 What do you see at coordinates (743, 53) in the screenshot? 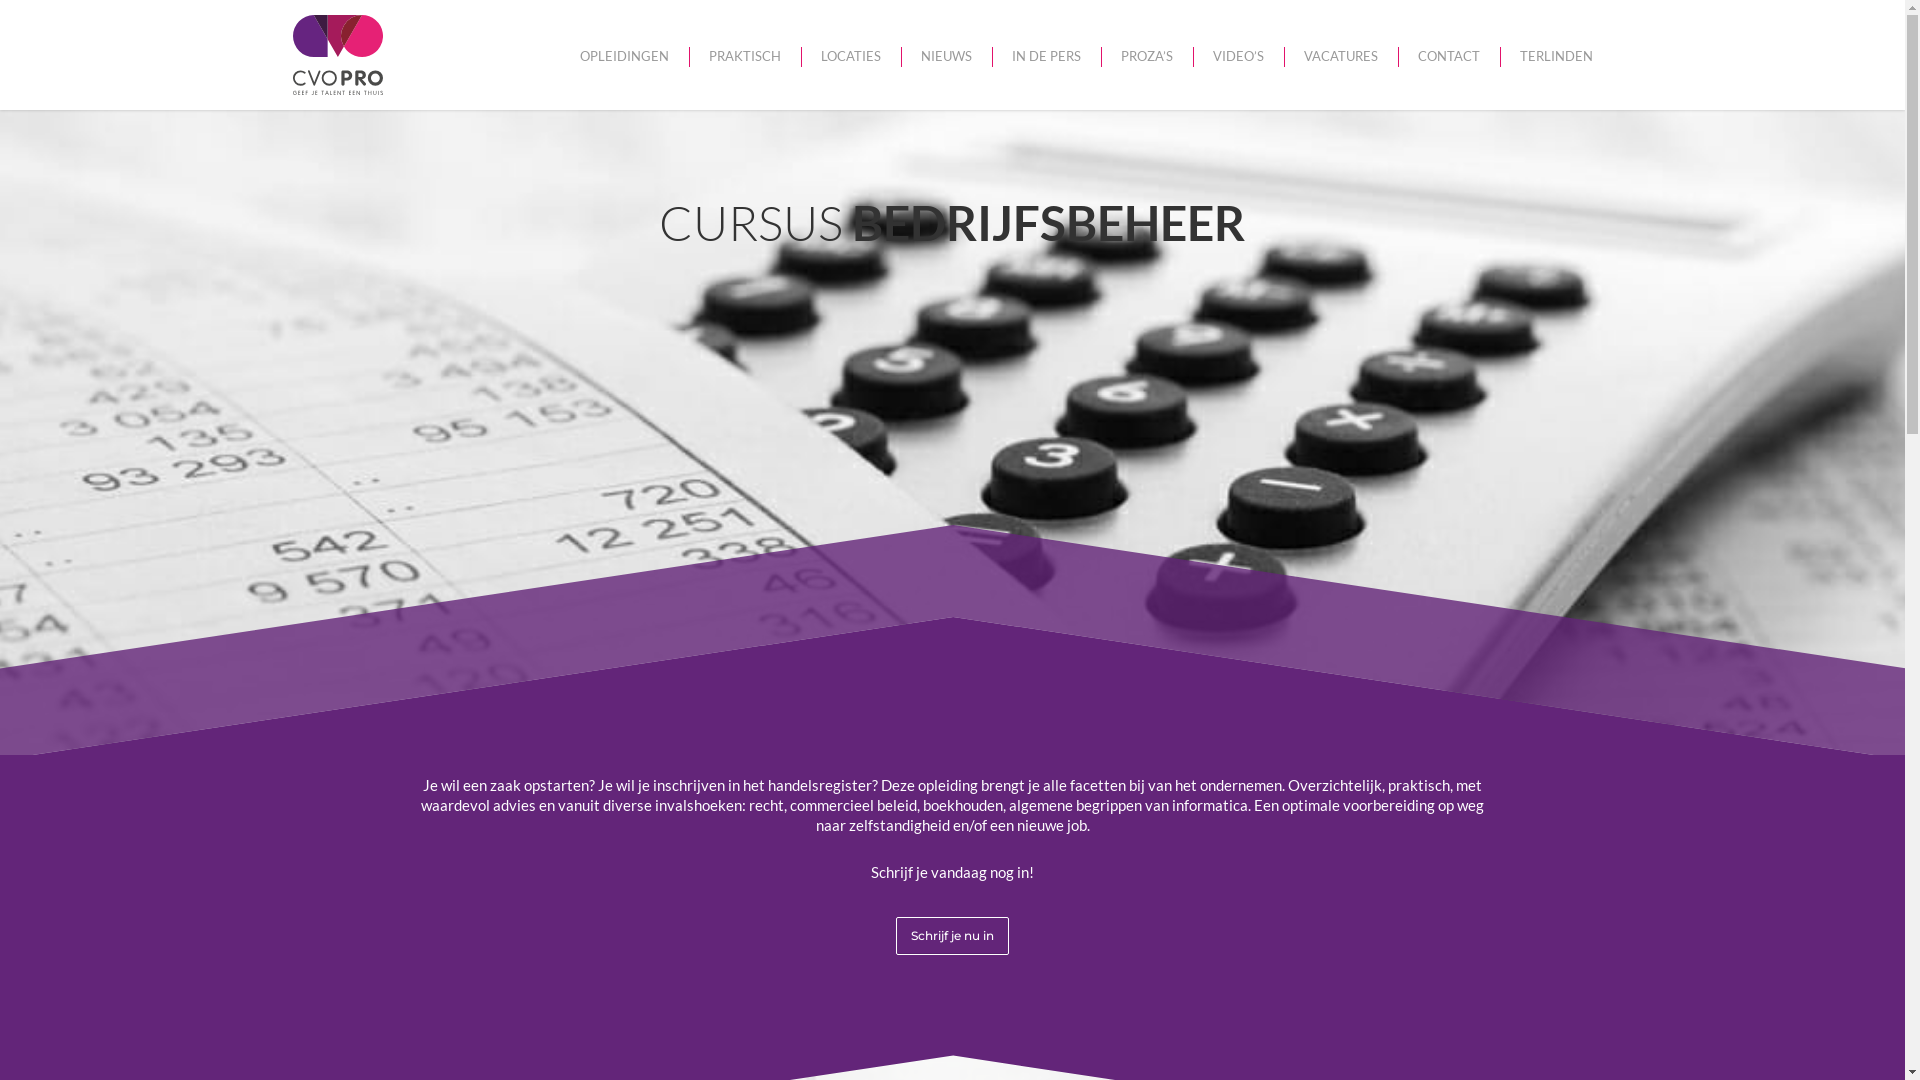
I see `'PRAKTISCH'` at bounding box center [743, 53].